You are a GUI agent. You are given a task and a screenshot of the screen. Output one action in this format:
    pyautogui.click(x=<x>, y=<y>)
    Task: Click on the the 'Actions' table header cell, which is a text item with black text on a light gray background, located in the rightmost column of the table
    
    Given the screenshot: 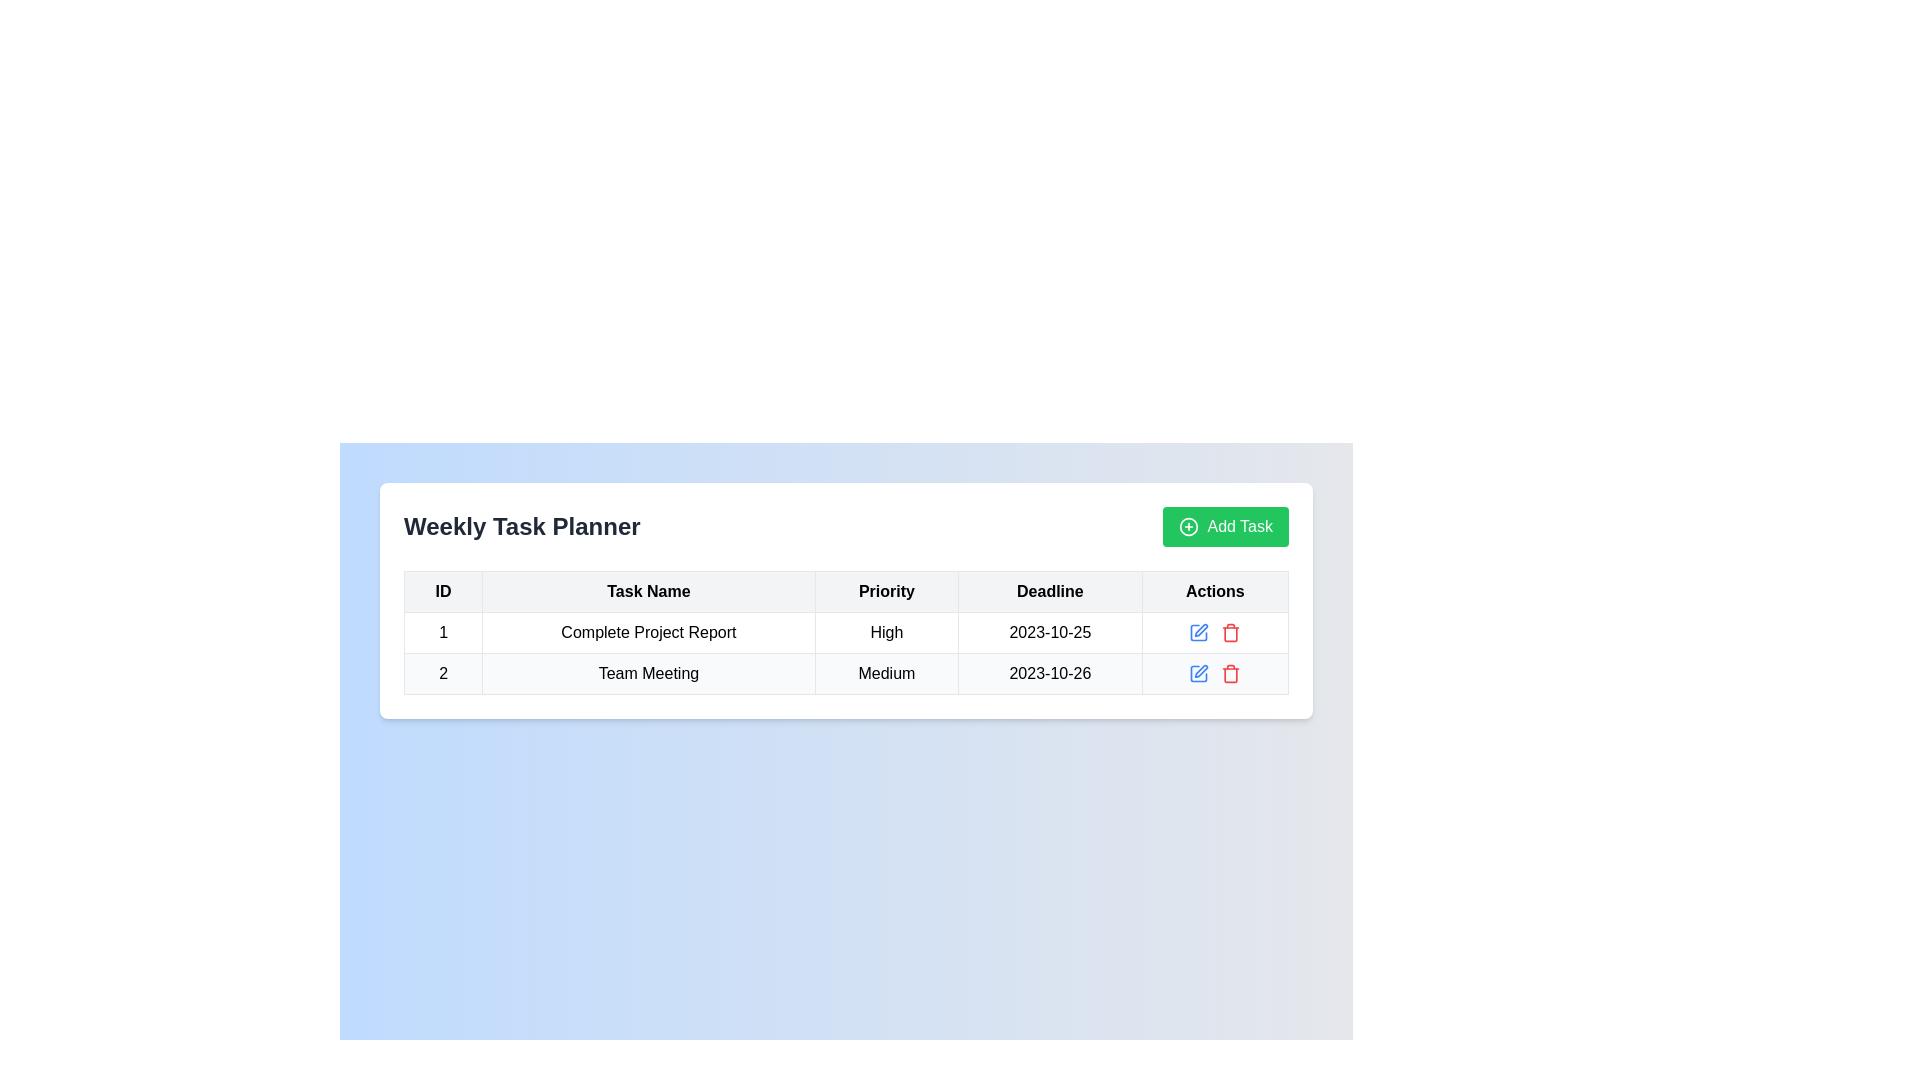 What is the action you would take?
    pyautogui.click(x=1214, y=590)
    